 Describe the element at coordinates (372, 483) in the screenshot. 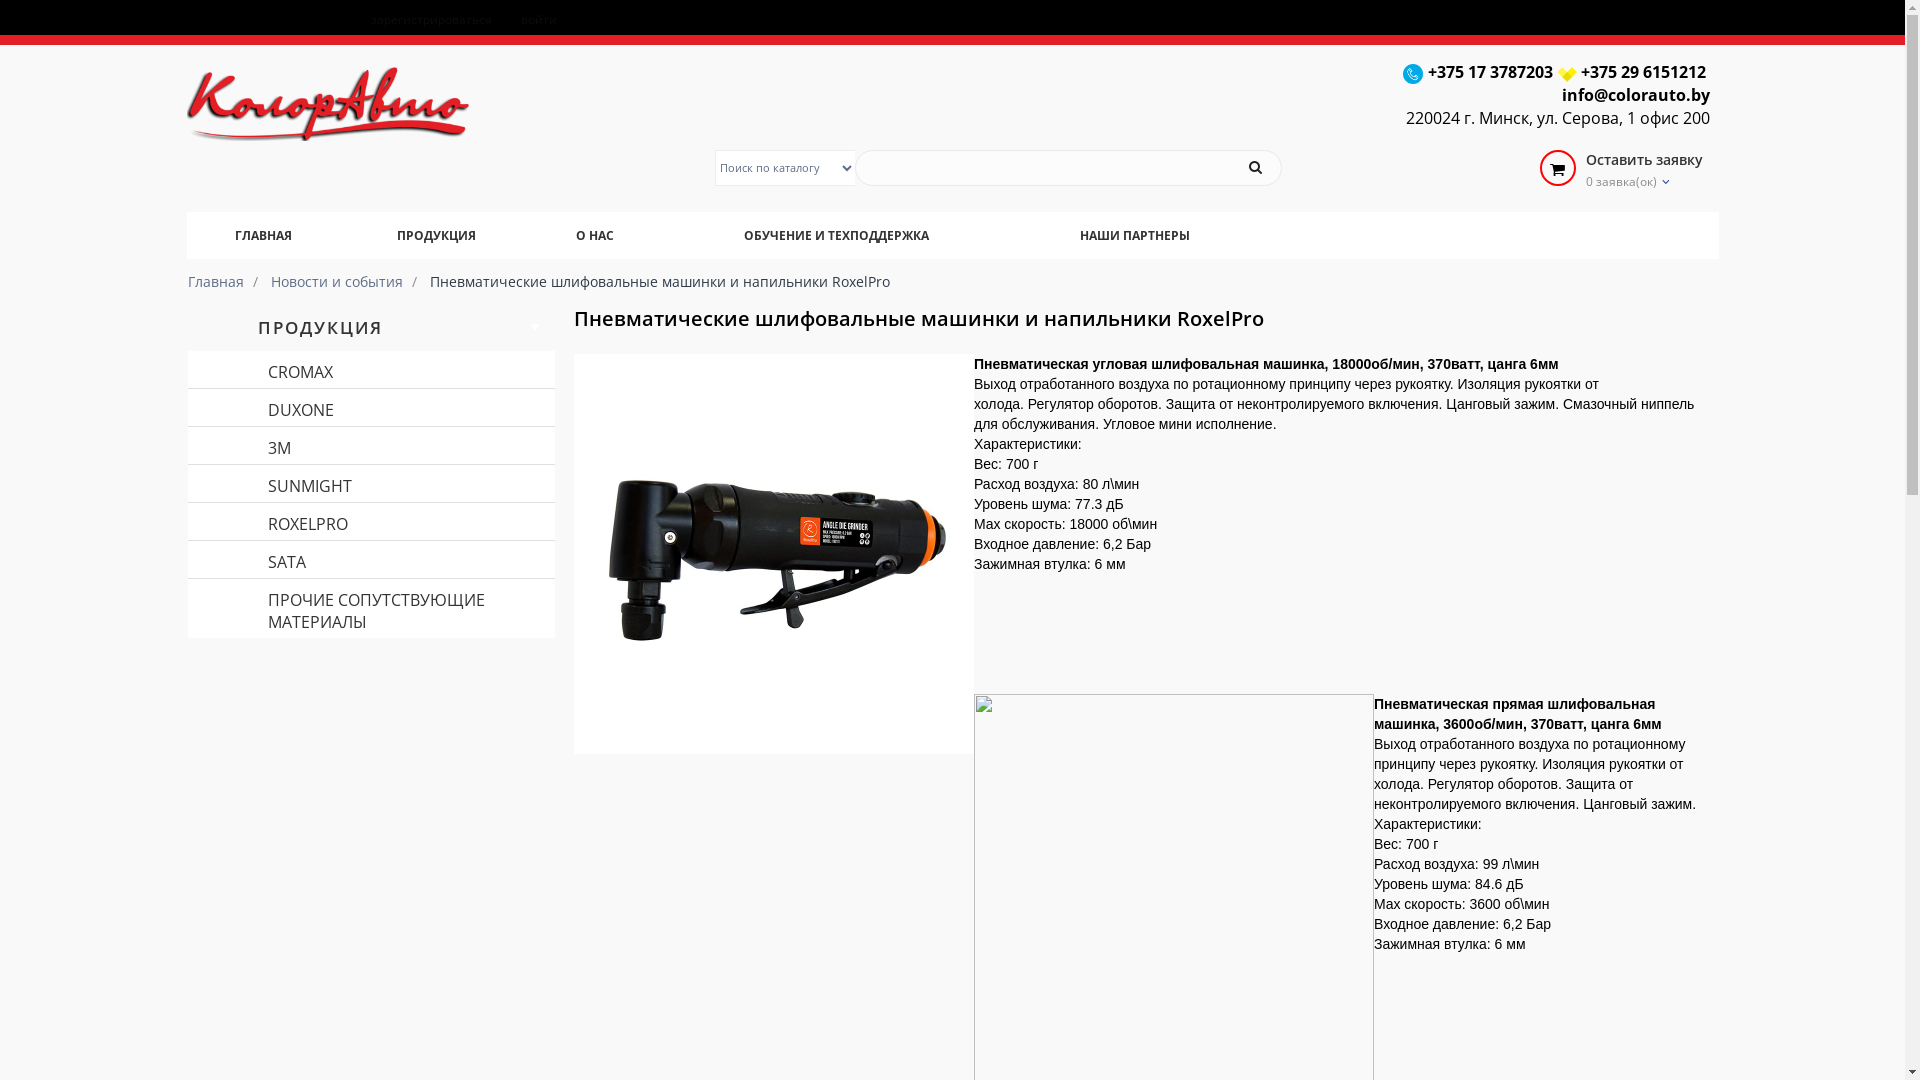

I see `'SUNMIGHT'` at that location.